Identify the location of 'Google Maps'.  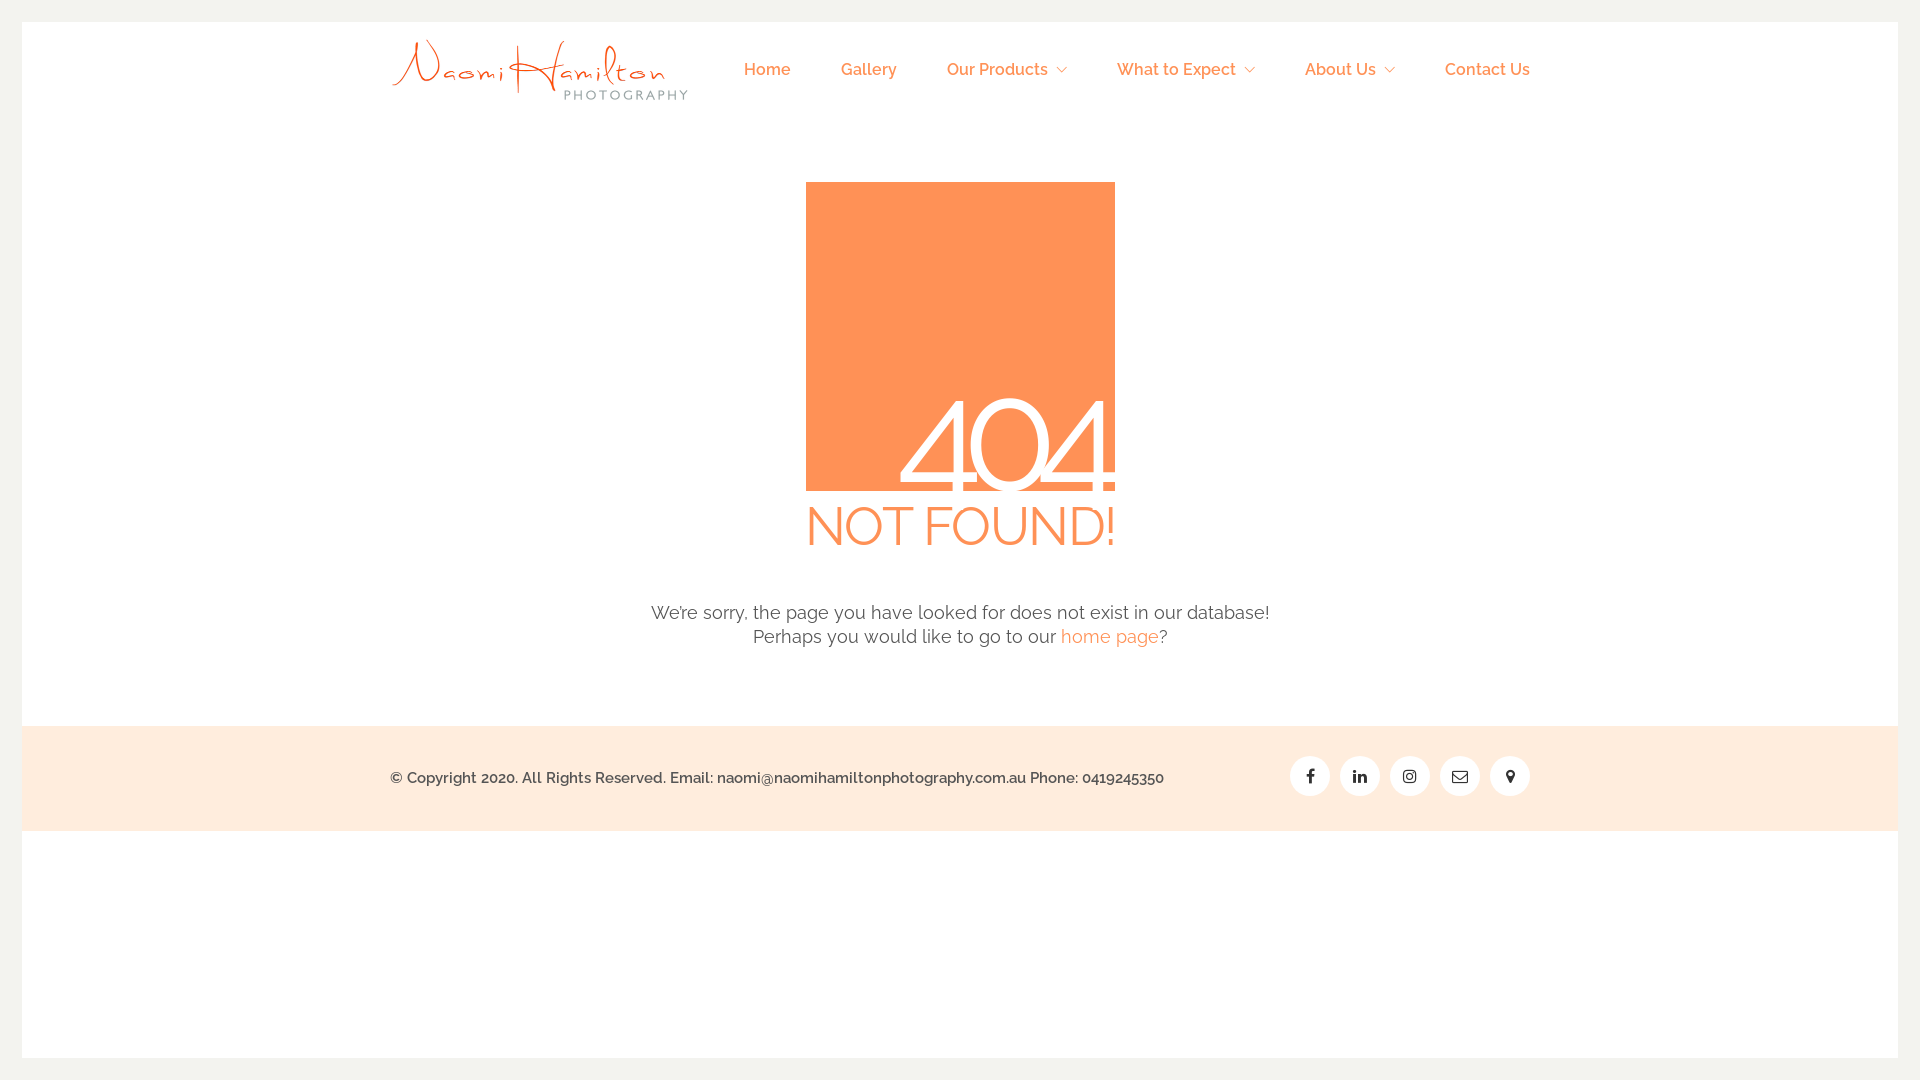
(1510, 774).